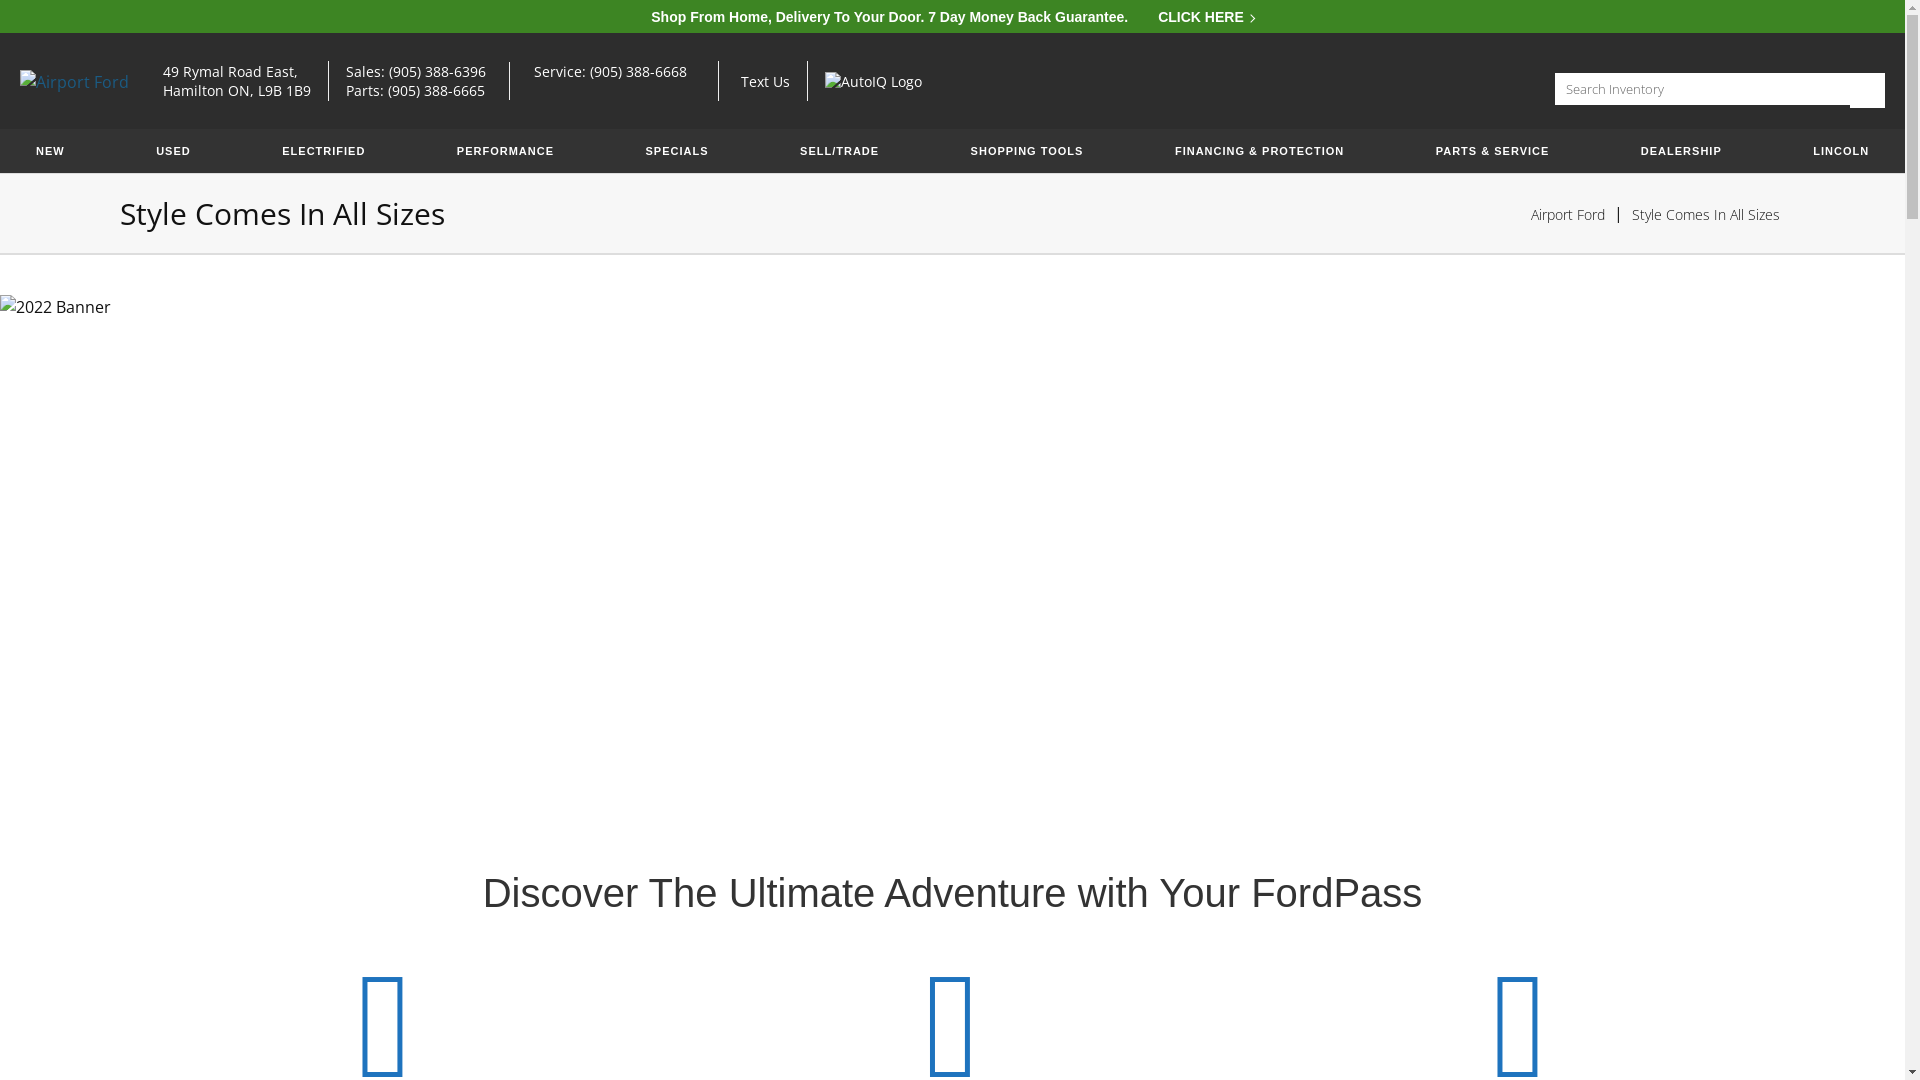 This screenshot has height=1080, width=1920. I want to click on 'Sales: (905) 388-6396', so click(345, 70).